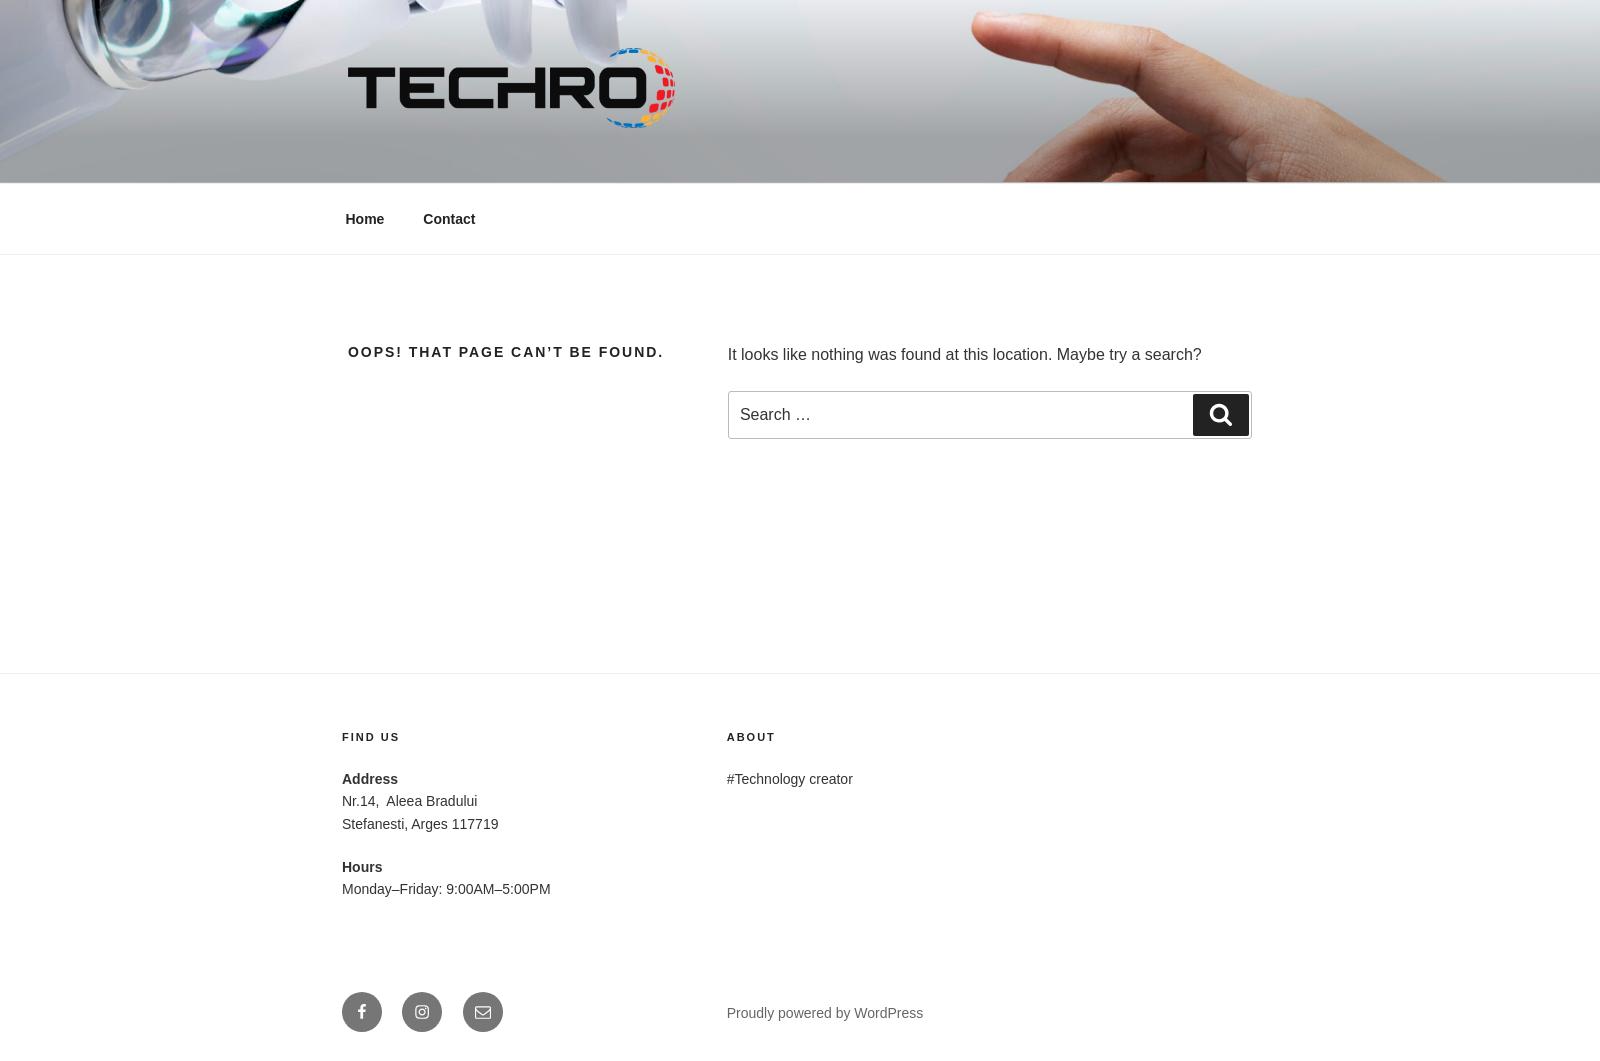 The image size is (1600, 1061). I want to click on 'About', so click(750, 736).